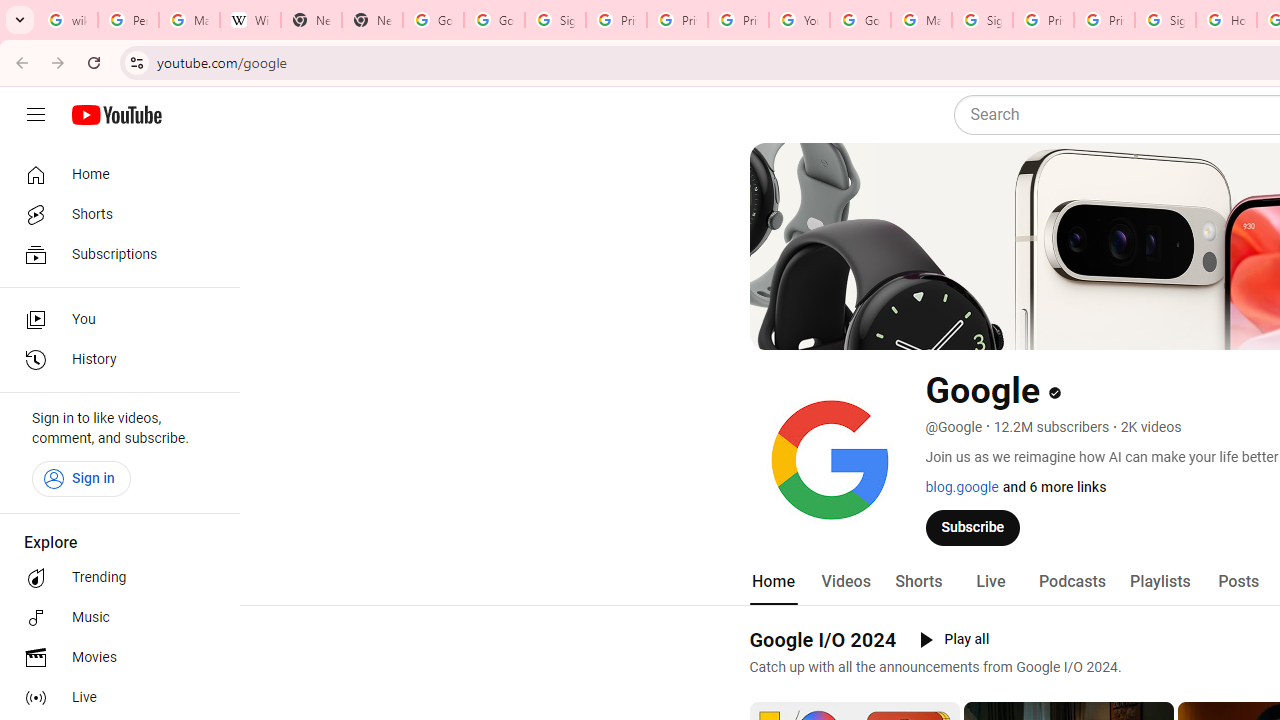 The image size is (1280, 720). Describe the element at coordinates (127, 20) in the screenshot. I see `'Personalization & Google Search results - Google Search Help'` at that location.